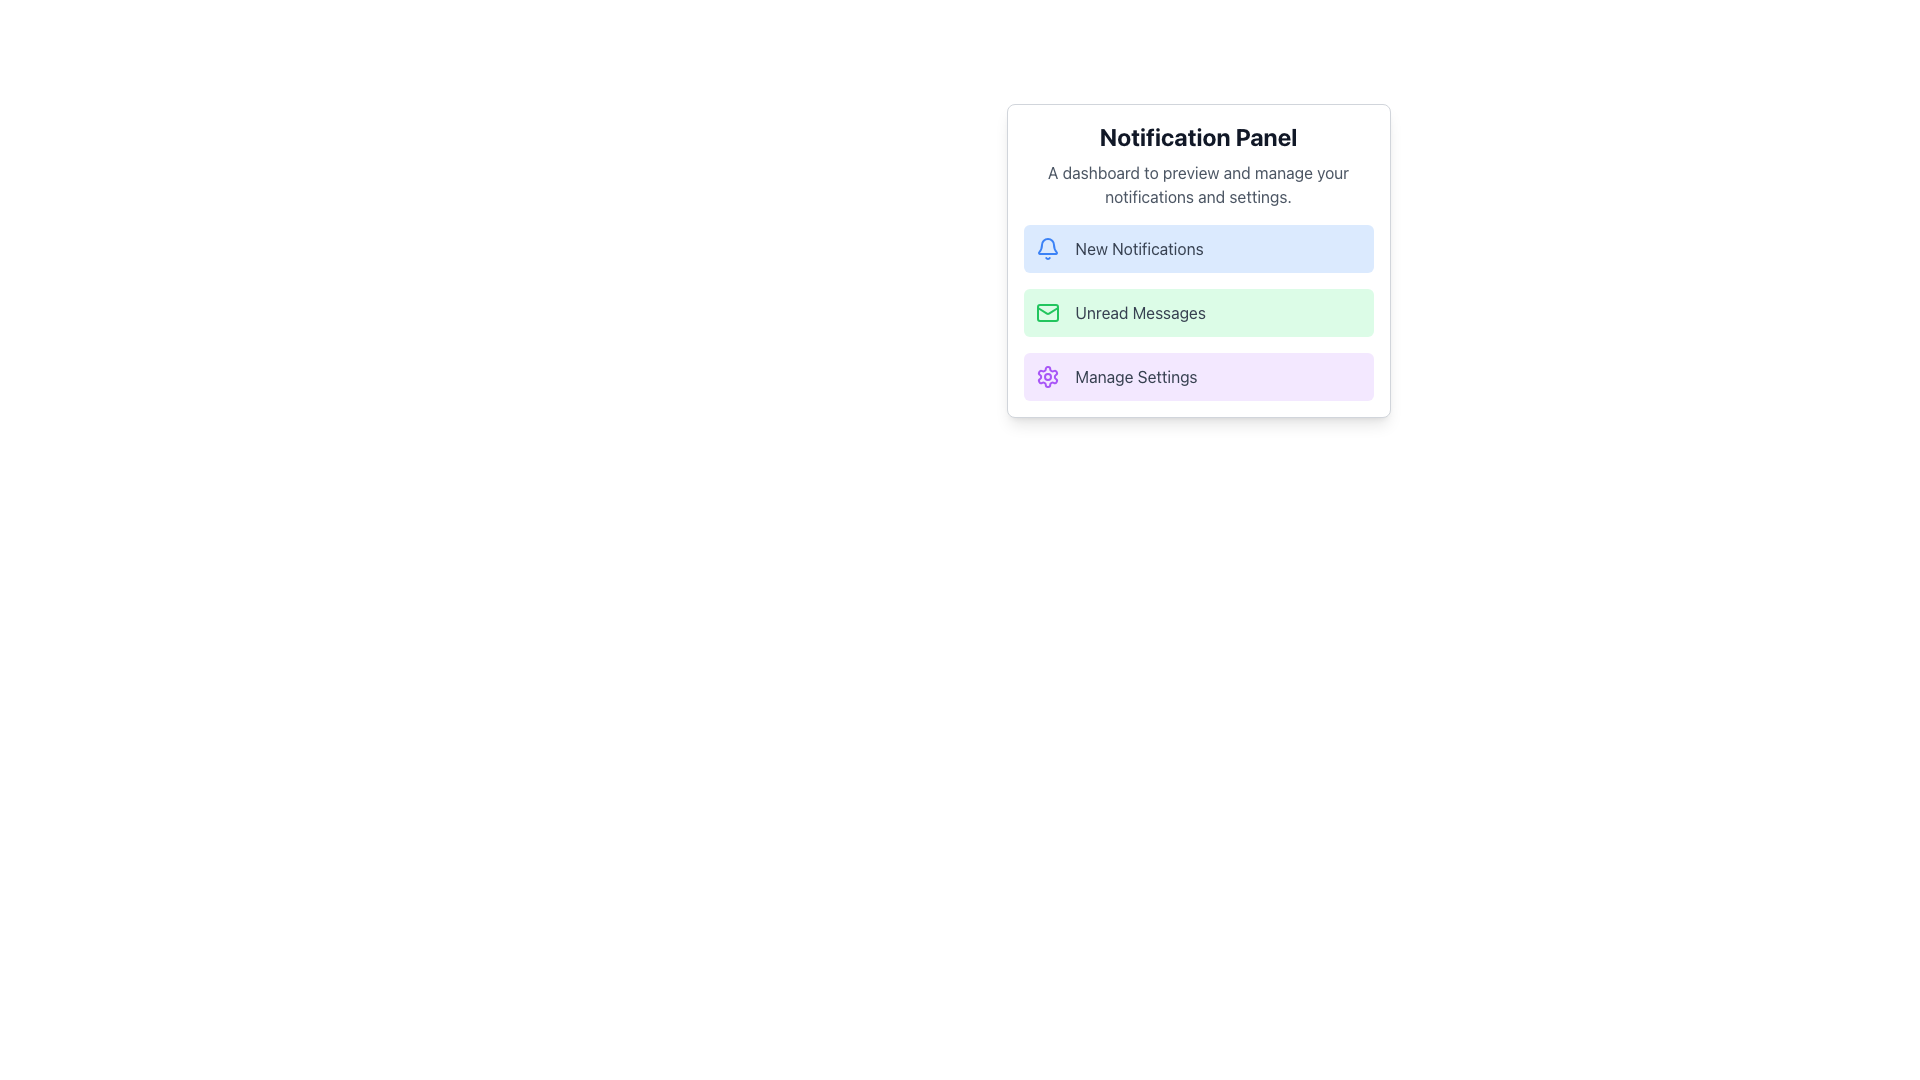 This screenshot has width=1920, height=1080. What do you see at coordinates (1198, 312) in the screenshot?
I see `the grid layout containing rows with text and icons representing 'New Notifications', 'Unread Messages', and 'Manage Settings' within the 'Notification Panel'` at bounding box center [1198, 312].